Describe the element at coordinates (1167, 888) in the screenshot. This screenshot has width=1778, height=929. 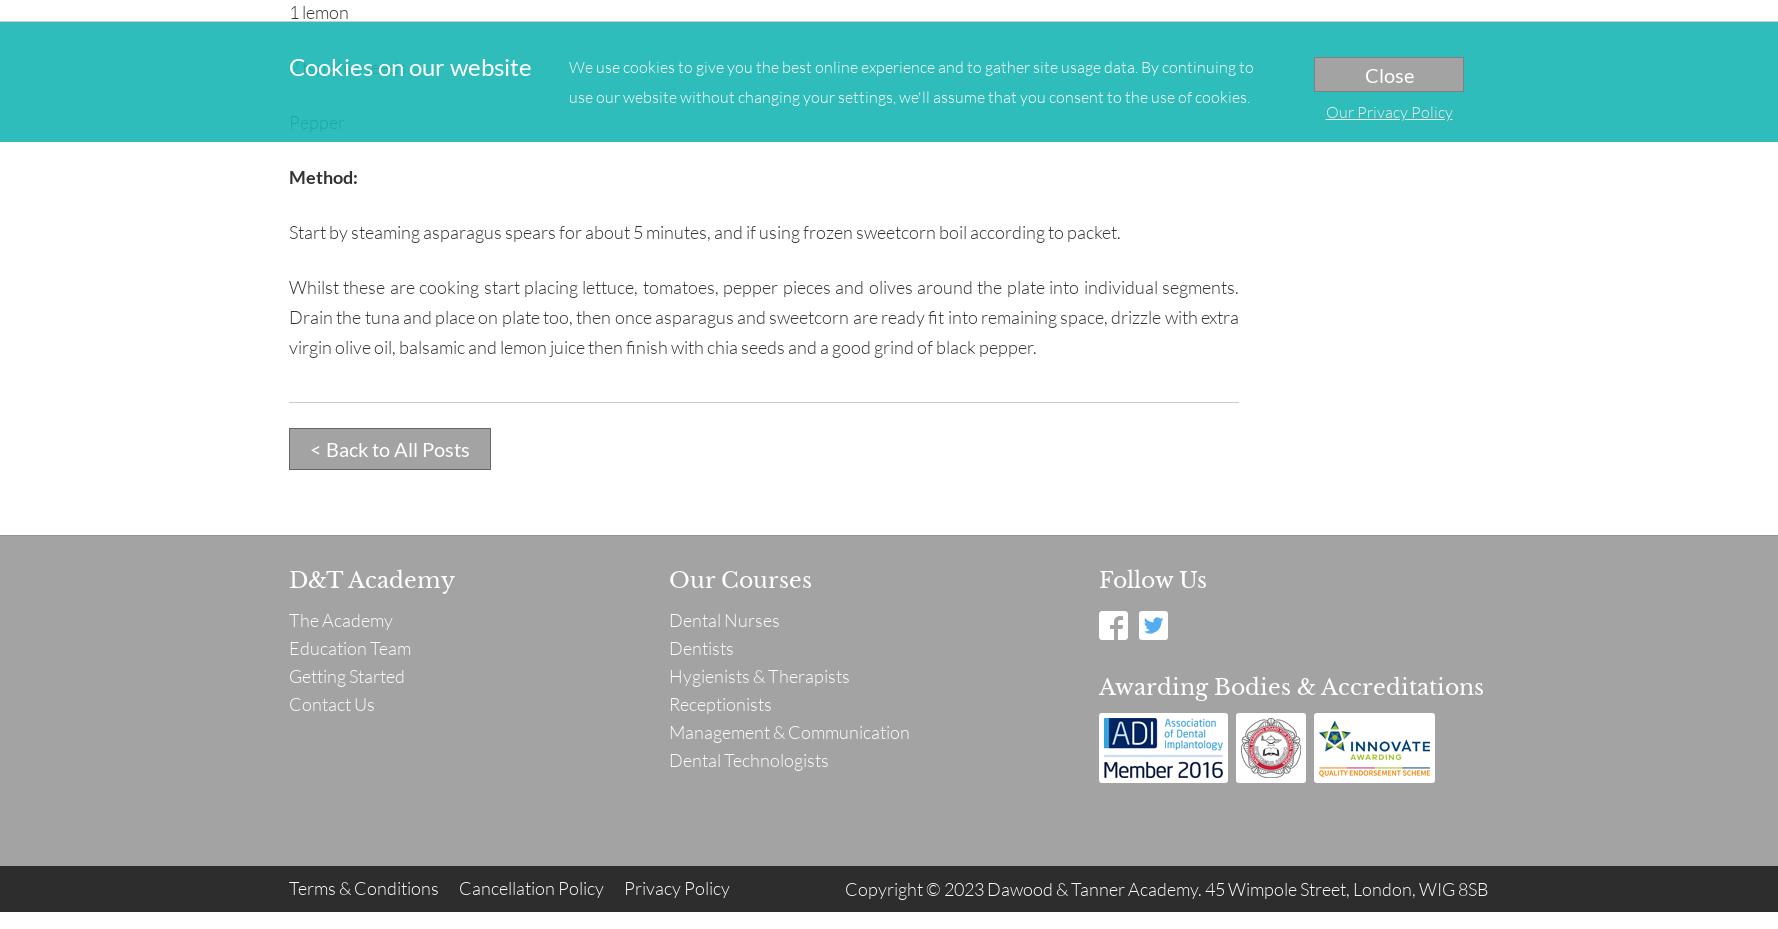
I see `'Copyright © 2023 Dawood & Tanner Academy. 45 Wimpole Street, London, WIG 8SB'` at that location.